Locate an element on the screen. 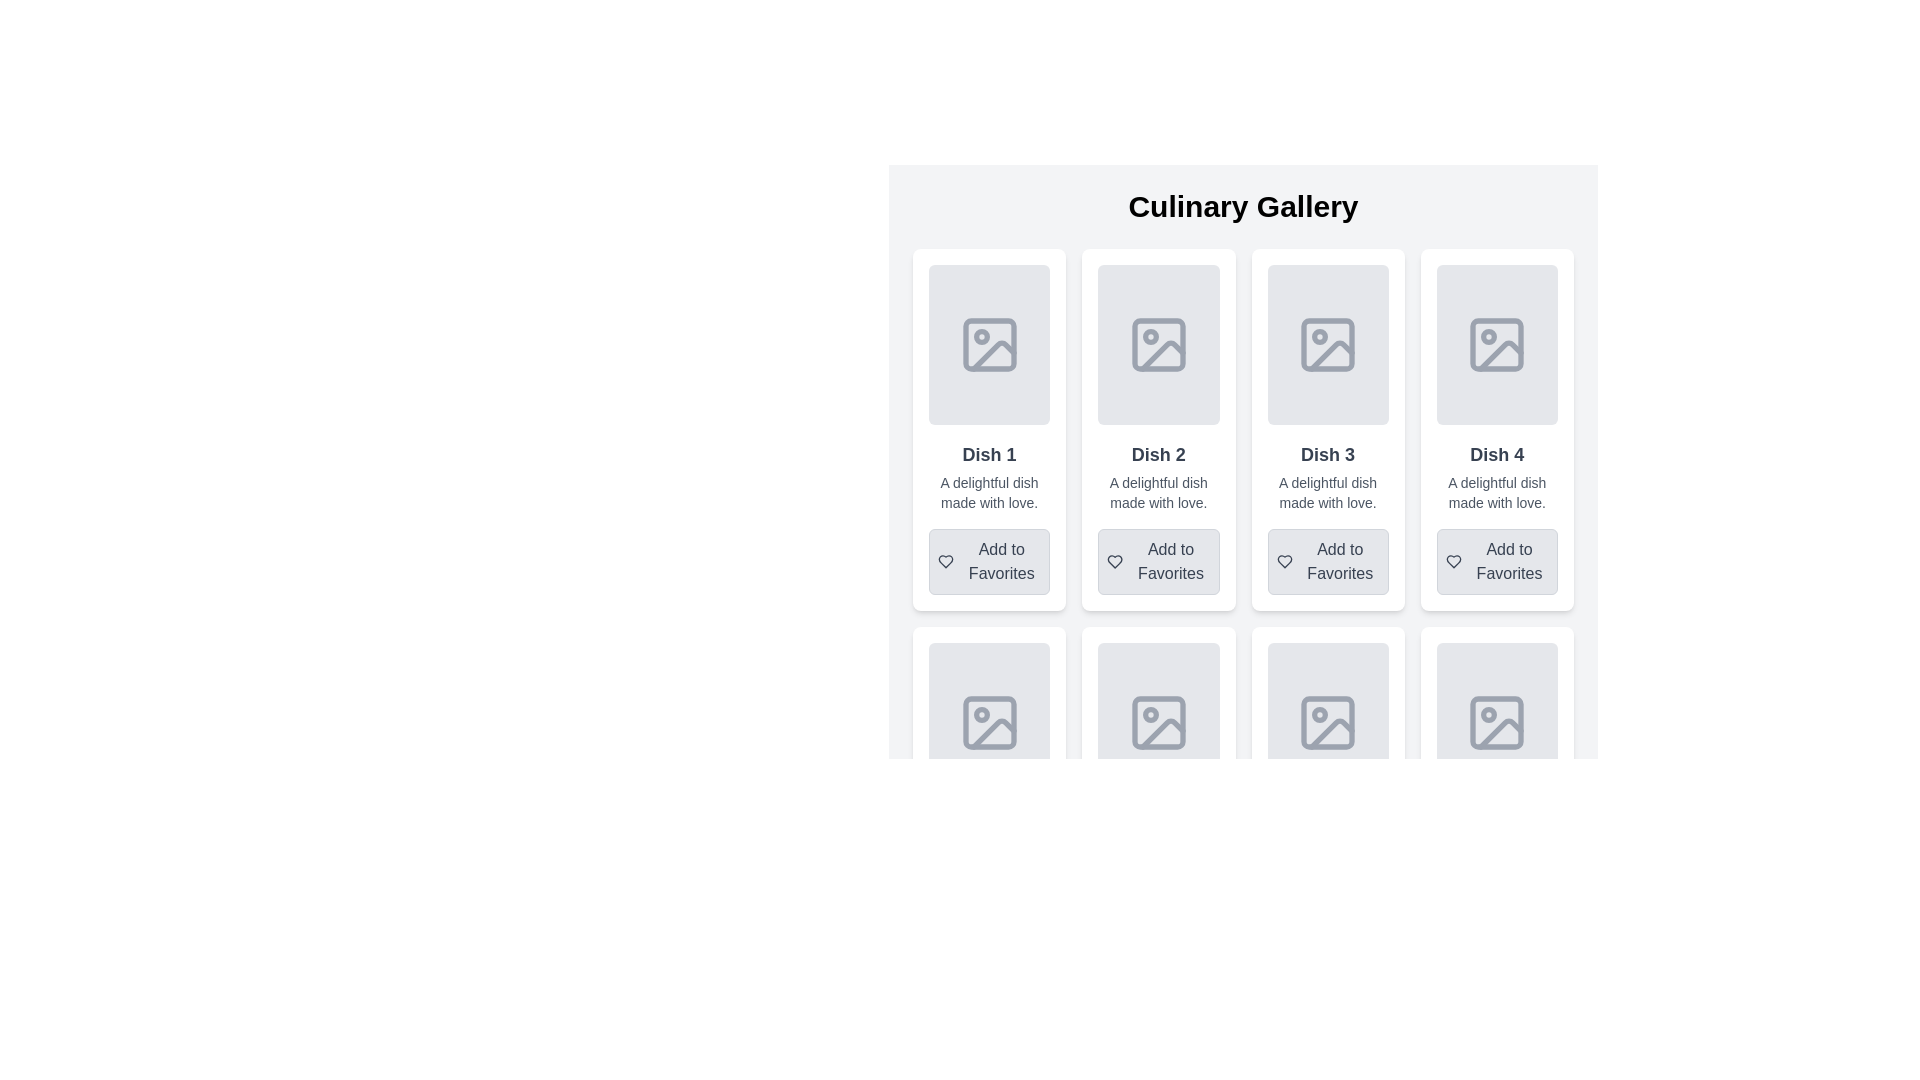 This screenshot has width=1920, height=1080. the Image Placeholder element for 'Dish 3', which is a rectangular area with a light gray background and rounded corners, located at the top of the card is located at coordinates (1328, 343).